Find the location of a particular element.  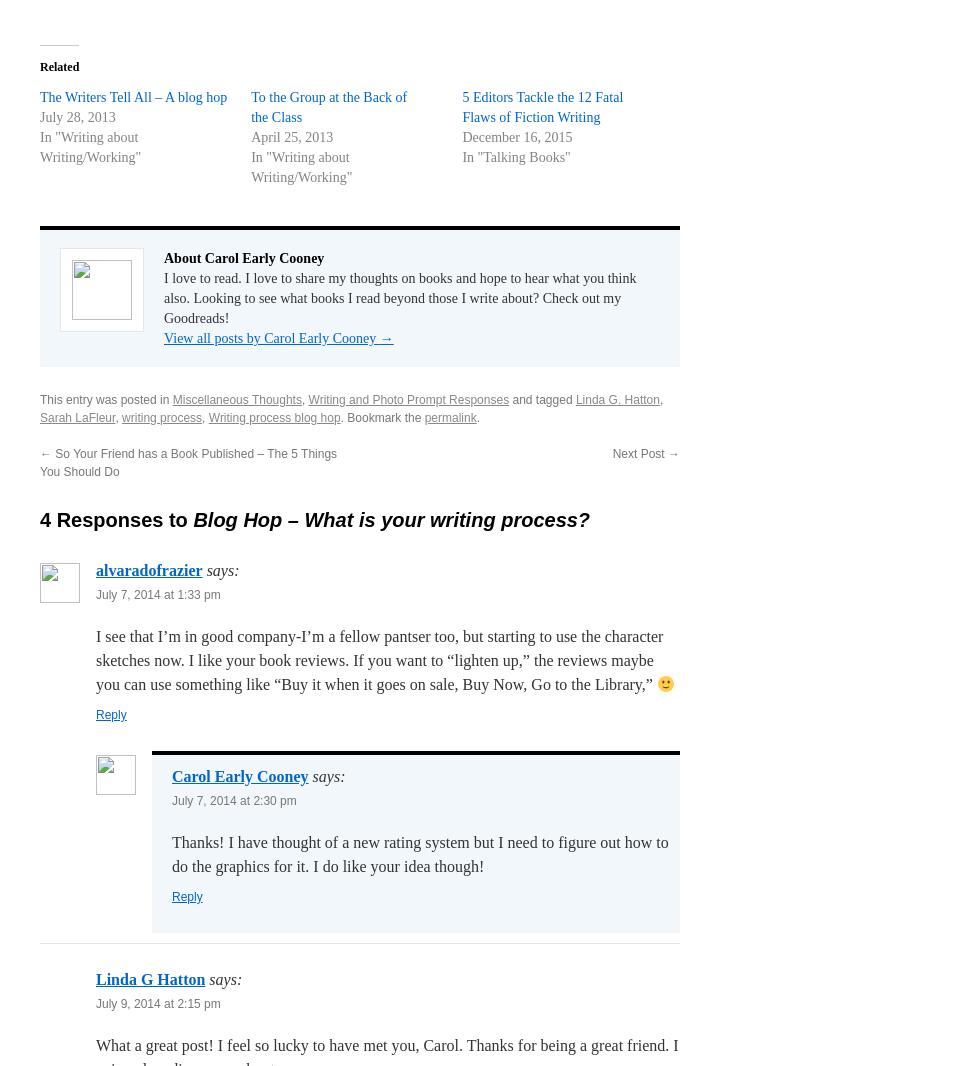

'About Carol Early Cooney' is located at coordinates (244, 256).